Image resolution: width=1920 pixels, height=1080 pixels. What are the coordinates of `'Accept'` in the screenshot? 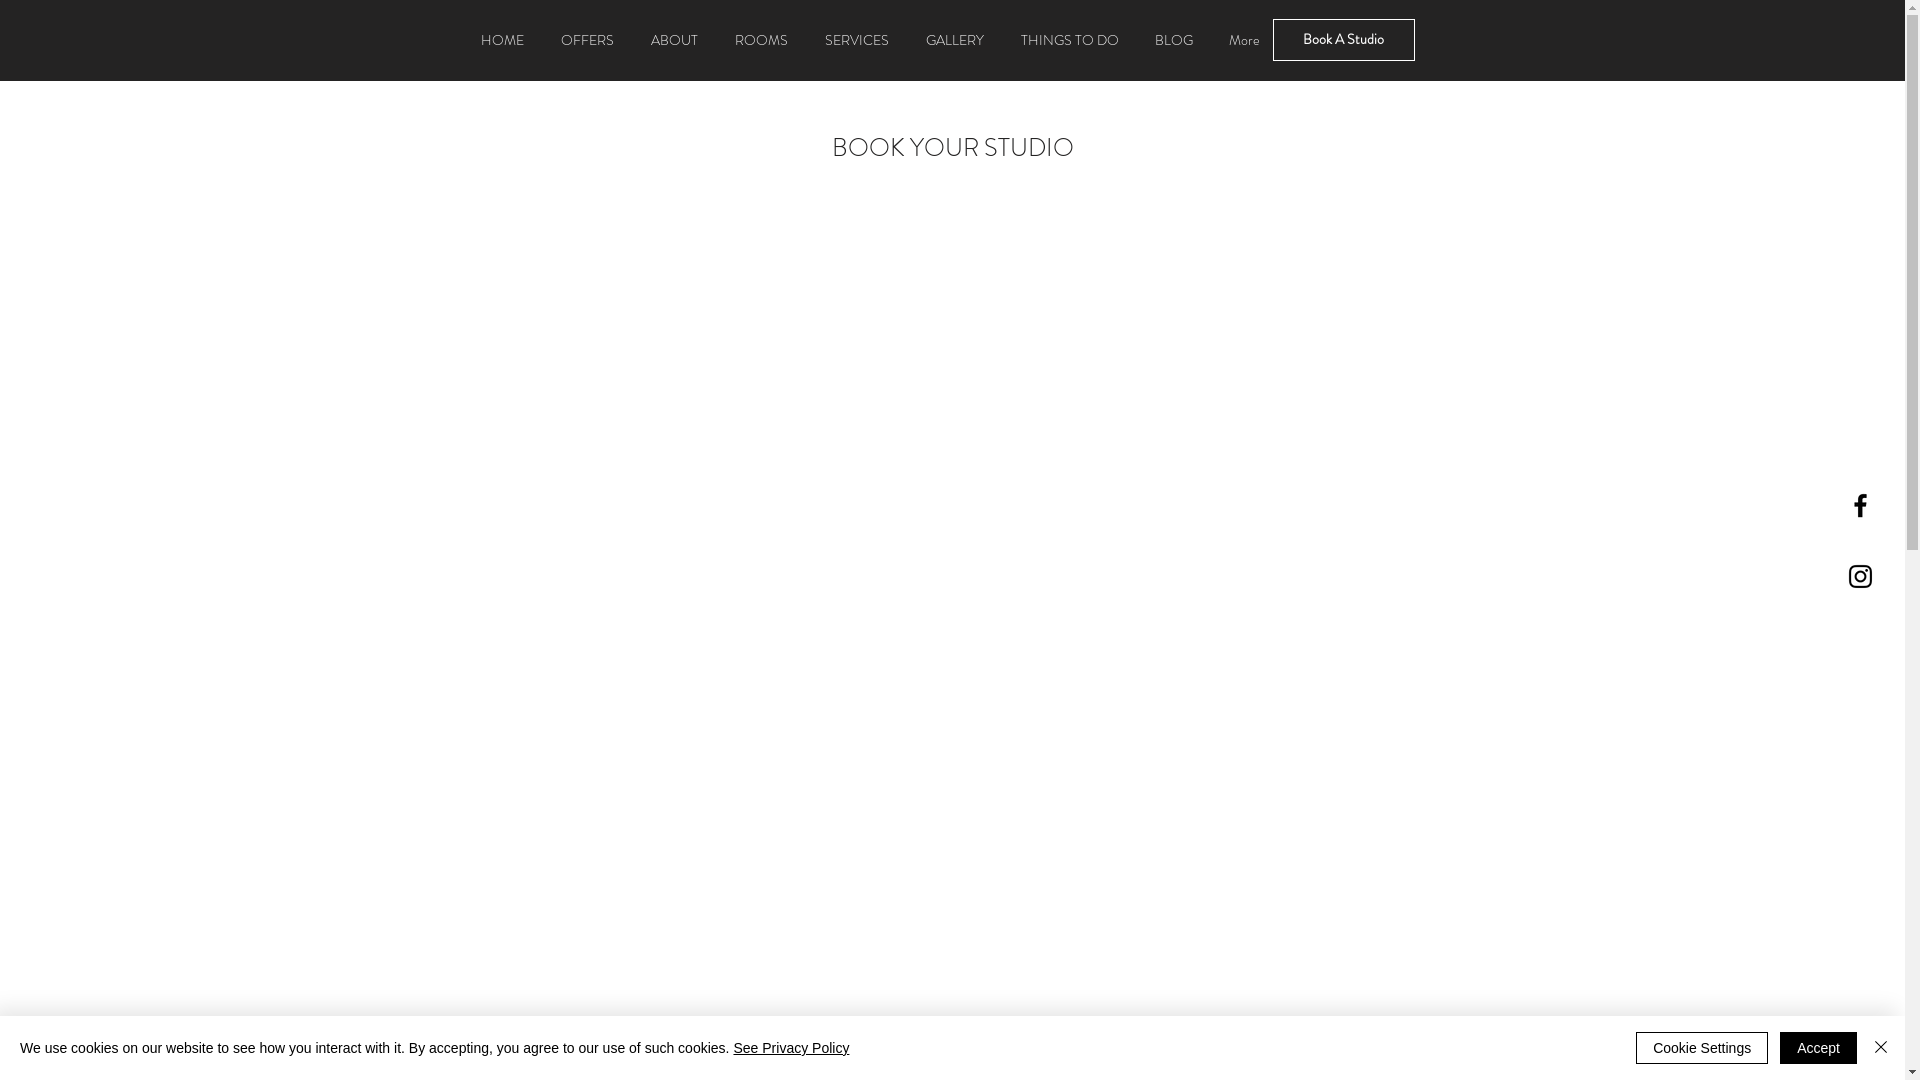 It's located at (1818, 1047).